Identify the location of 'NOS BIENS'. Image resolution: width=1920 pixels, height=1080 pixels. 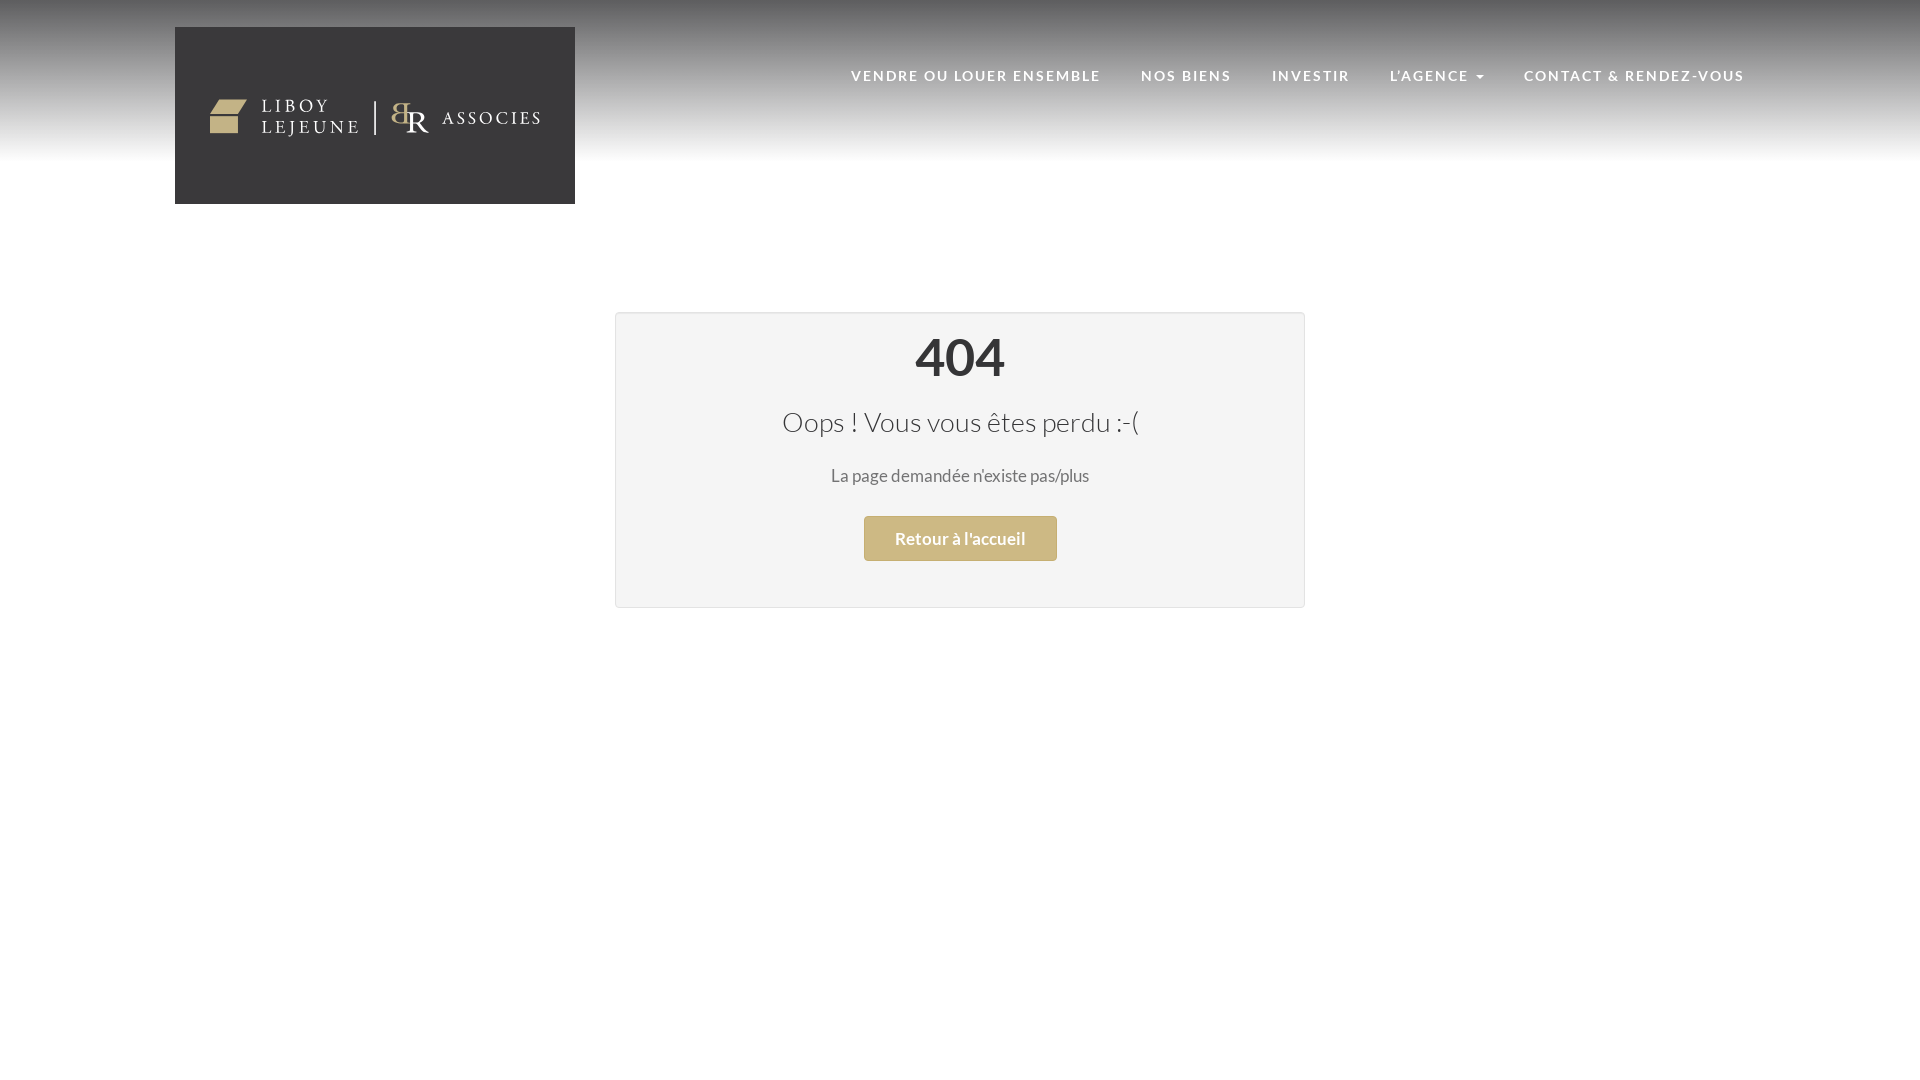
(1186, 74).